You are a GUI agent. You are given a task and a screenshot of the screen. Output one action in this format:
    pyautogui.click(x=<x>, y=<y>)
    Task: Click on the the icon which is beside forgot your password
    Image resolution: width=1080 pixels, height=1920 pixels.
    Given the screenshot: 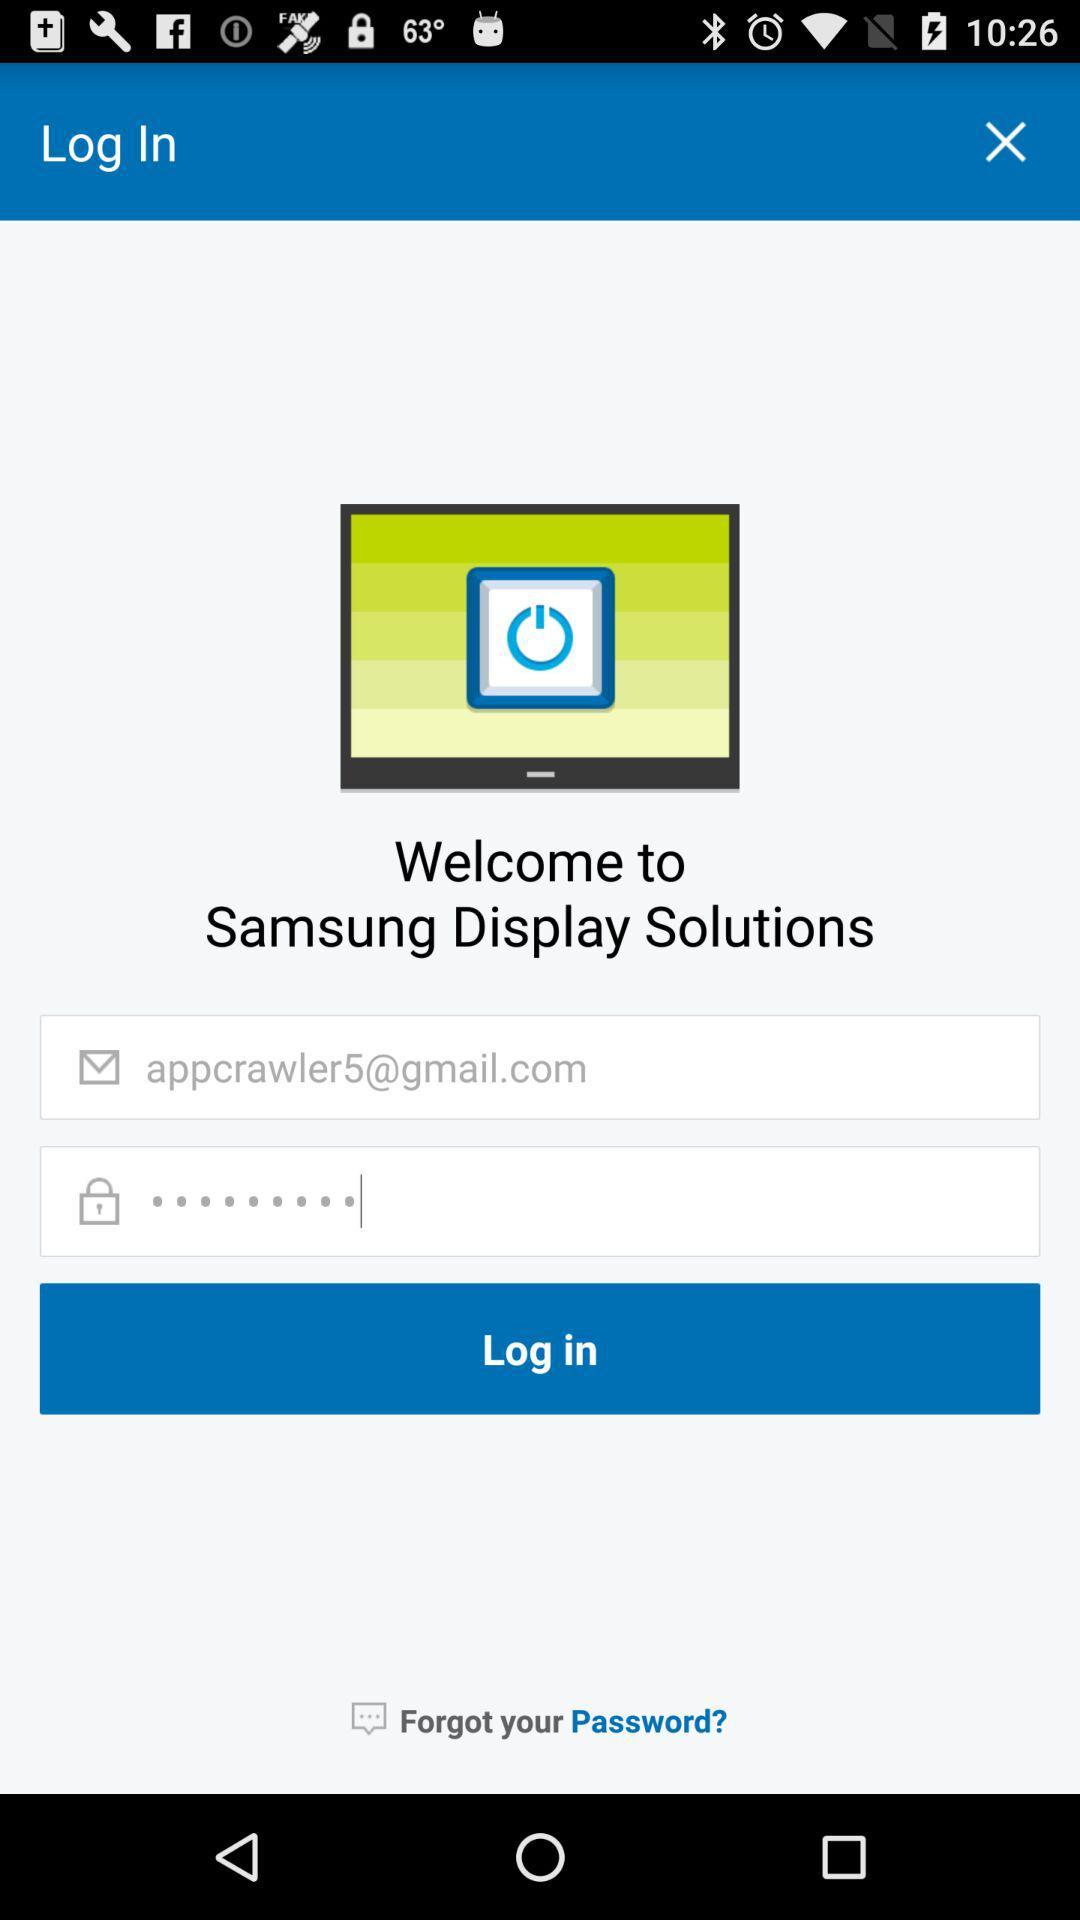 What is the action you would take?
    pyautogui.click(x=369, y=1718)
    